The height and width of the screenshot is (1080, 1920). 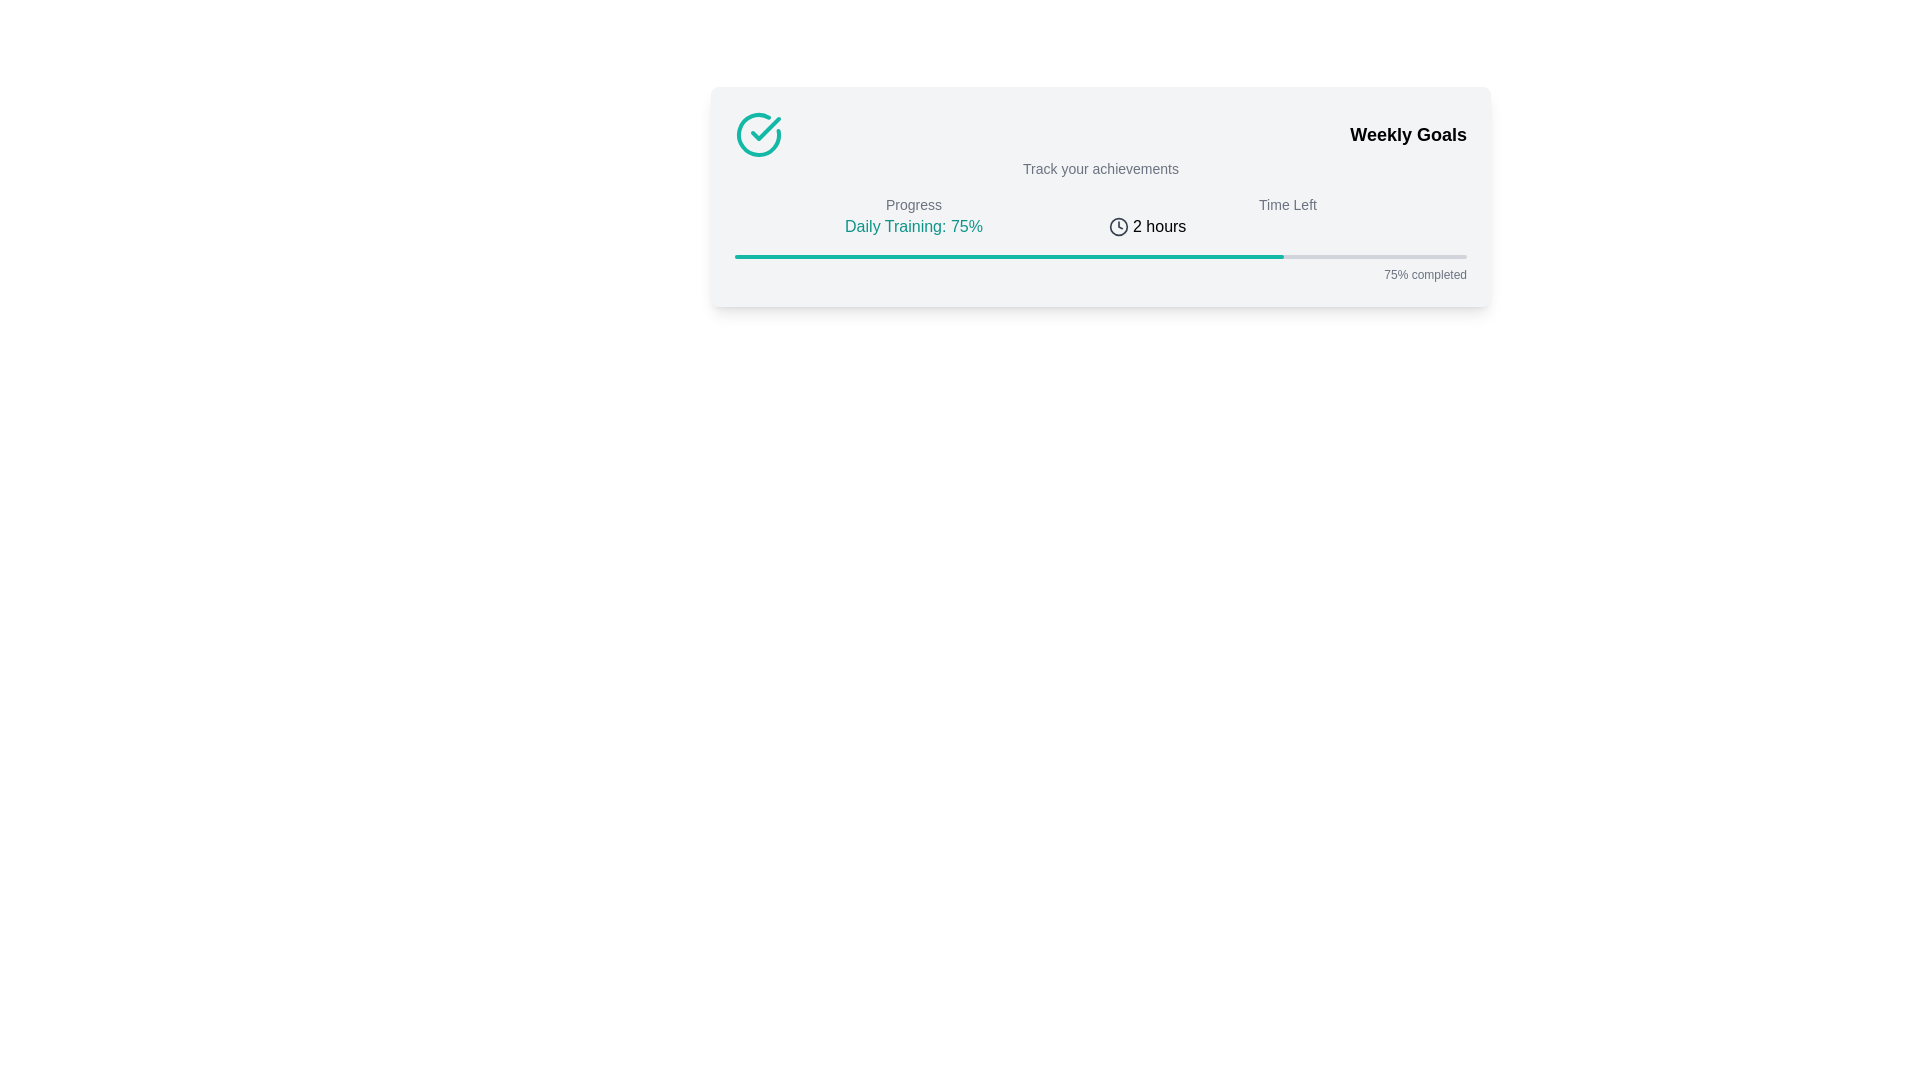 I want to click on the circular outline of the clock icon, which serves as the background and is located near the '2 hours' text in the middle-right section of the card under 'Track your achievements', so click(x=1117, y=226).